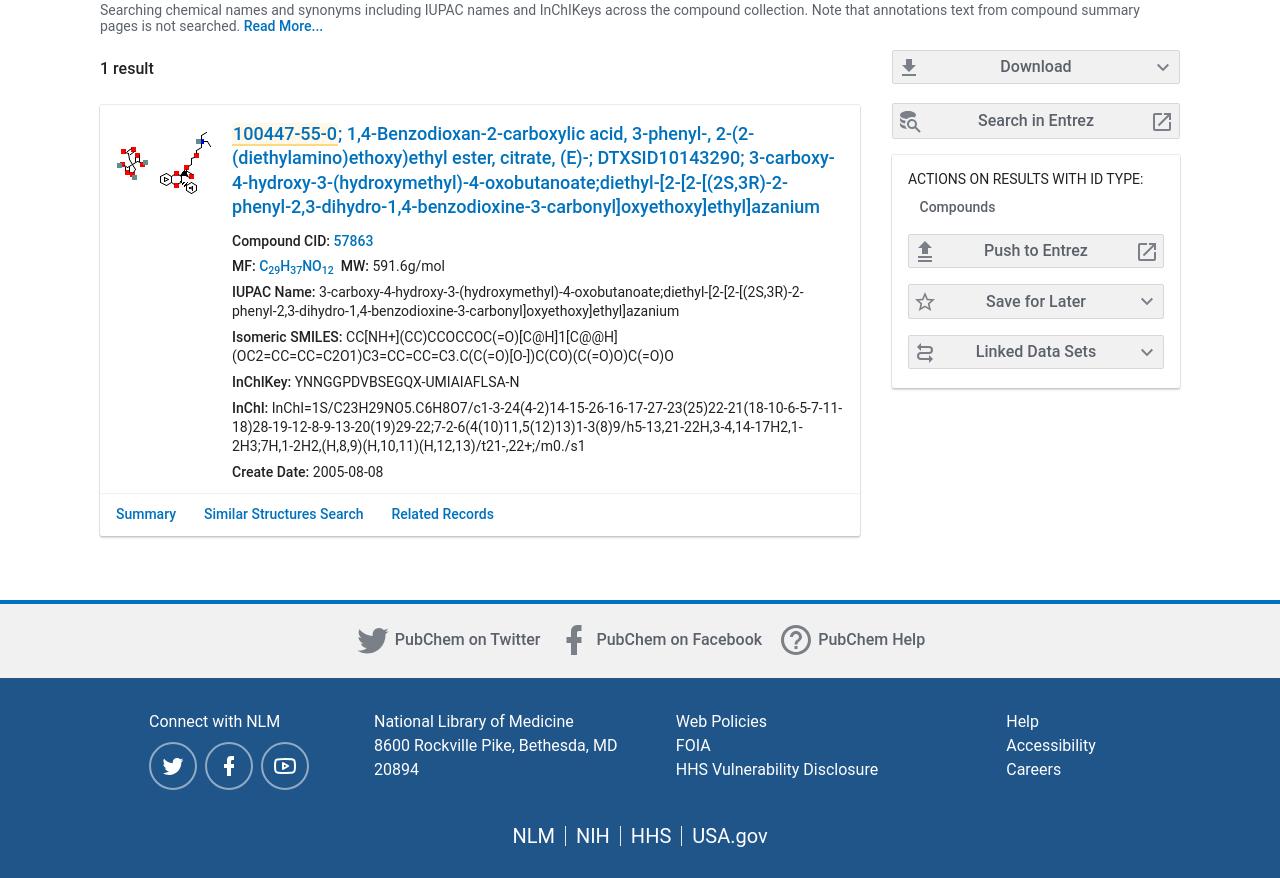  What do you see at coordinates (692, 744) in the screenshot?
I see `'FOIA'` at bounding box center [692, 744].